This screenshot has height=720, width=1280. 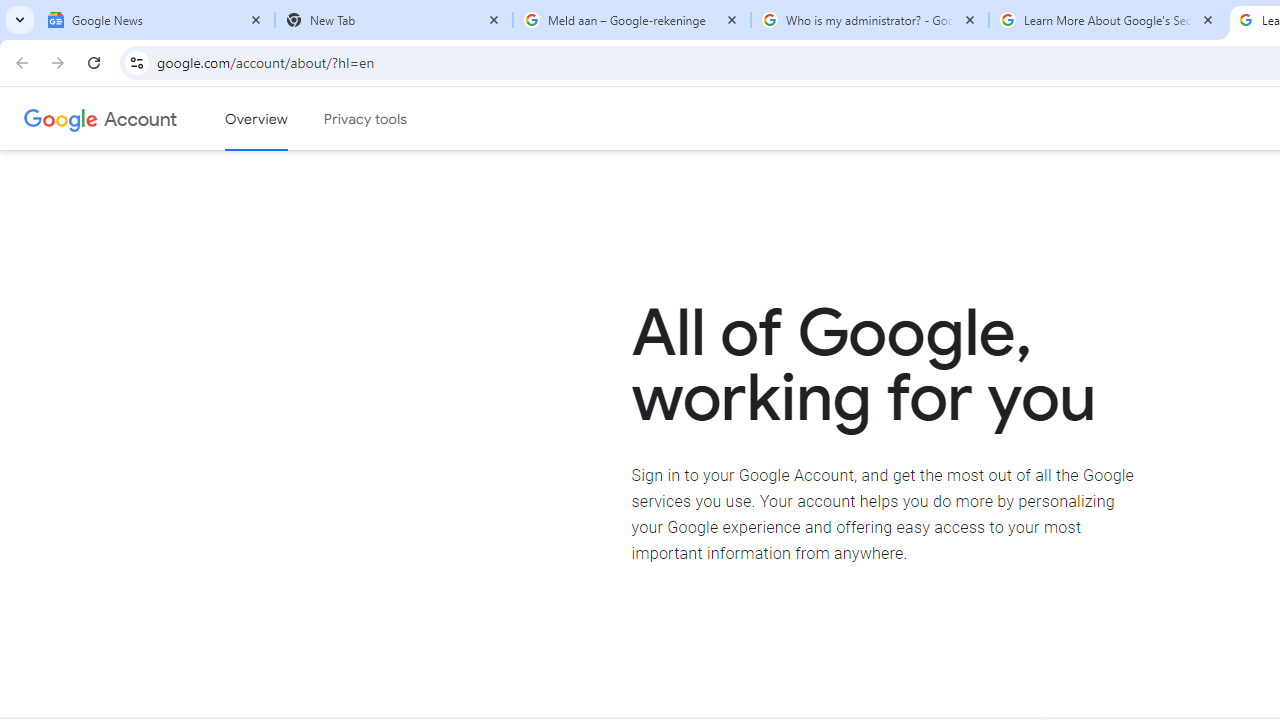 What do you see at coordinates (155, 20) in the screenshot?
I see `'Google News'` at bounding box center [155, 20].